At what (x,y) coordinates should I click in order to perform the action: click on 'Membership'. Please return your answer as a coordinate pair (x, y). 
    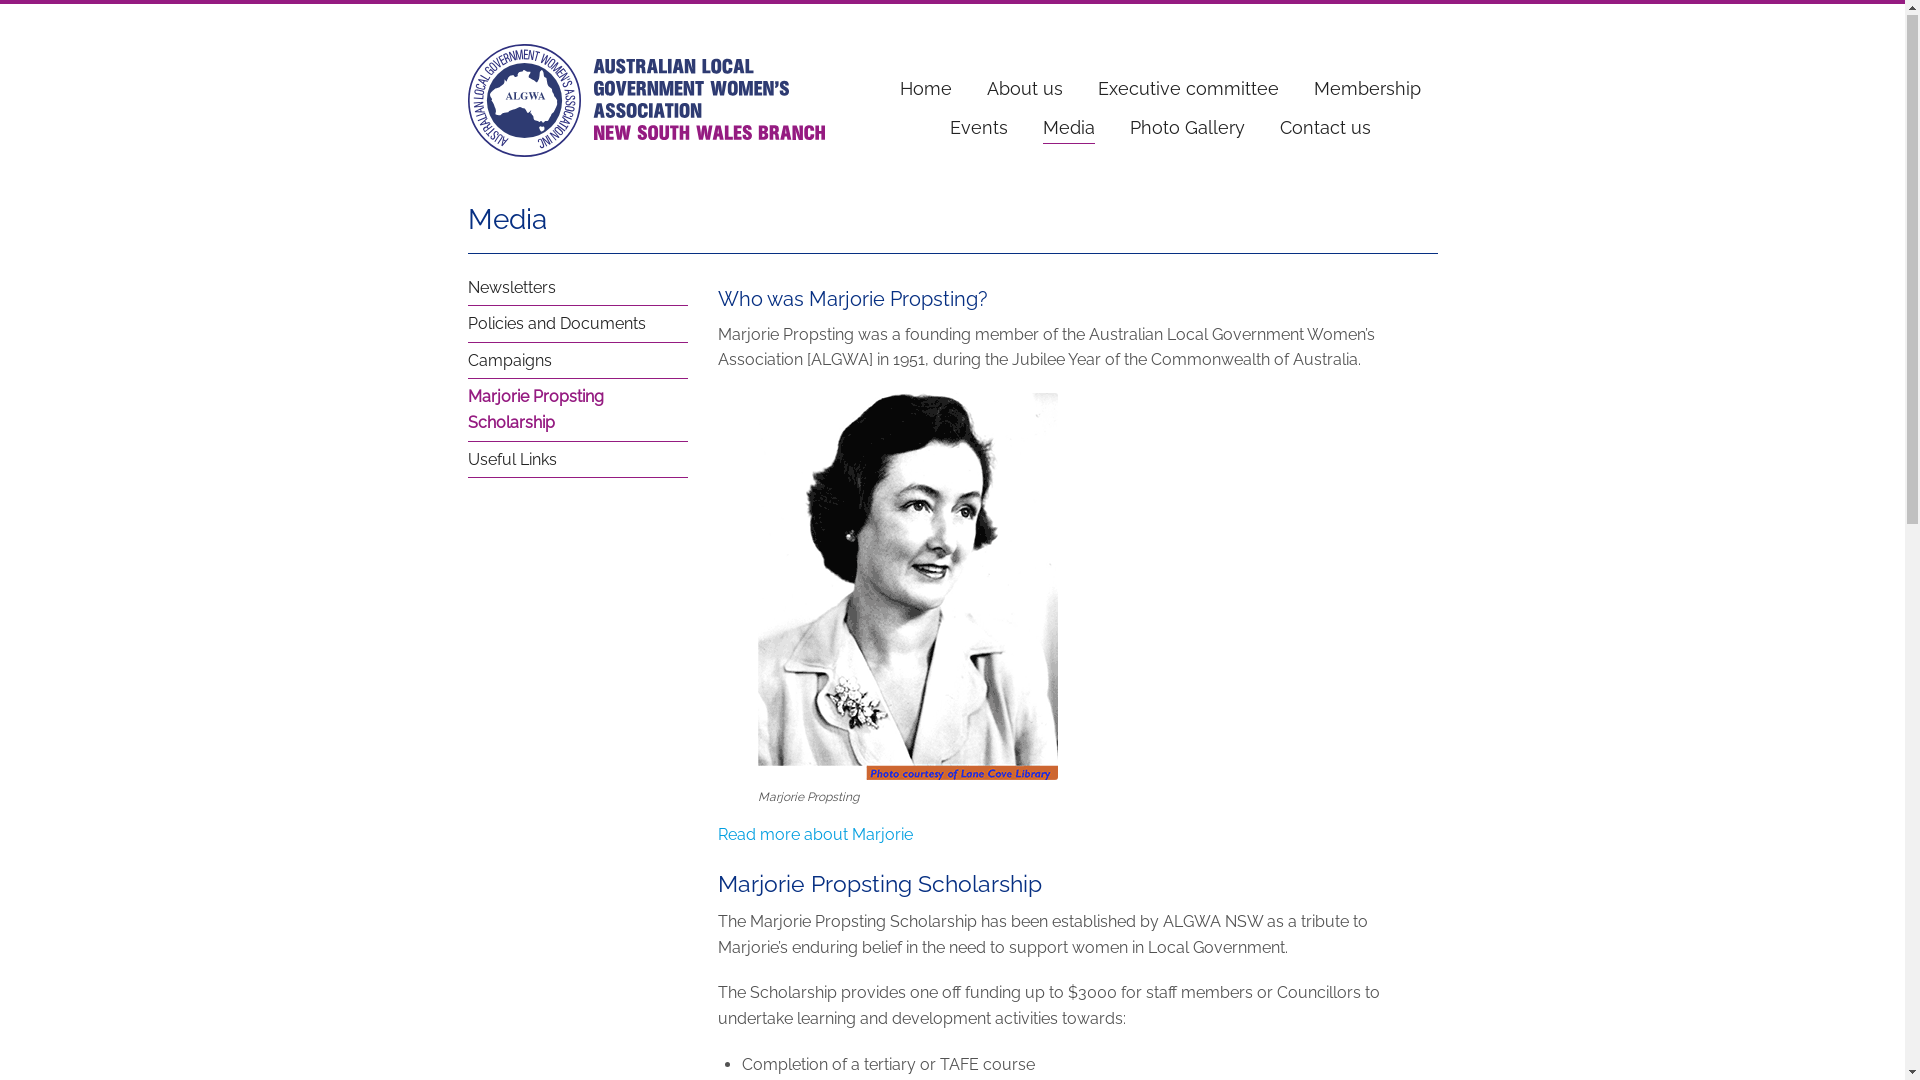
    Looking at the image, I should click on (1366, 88).